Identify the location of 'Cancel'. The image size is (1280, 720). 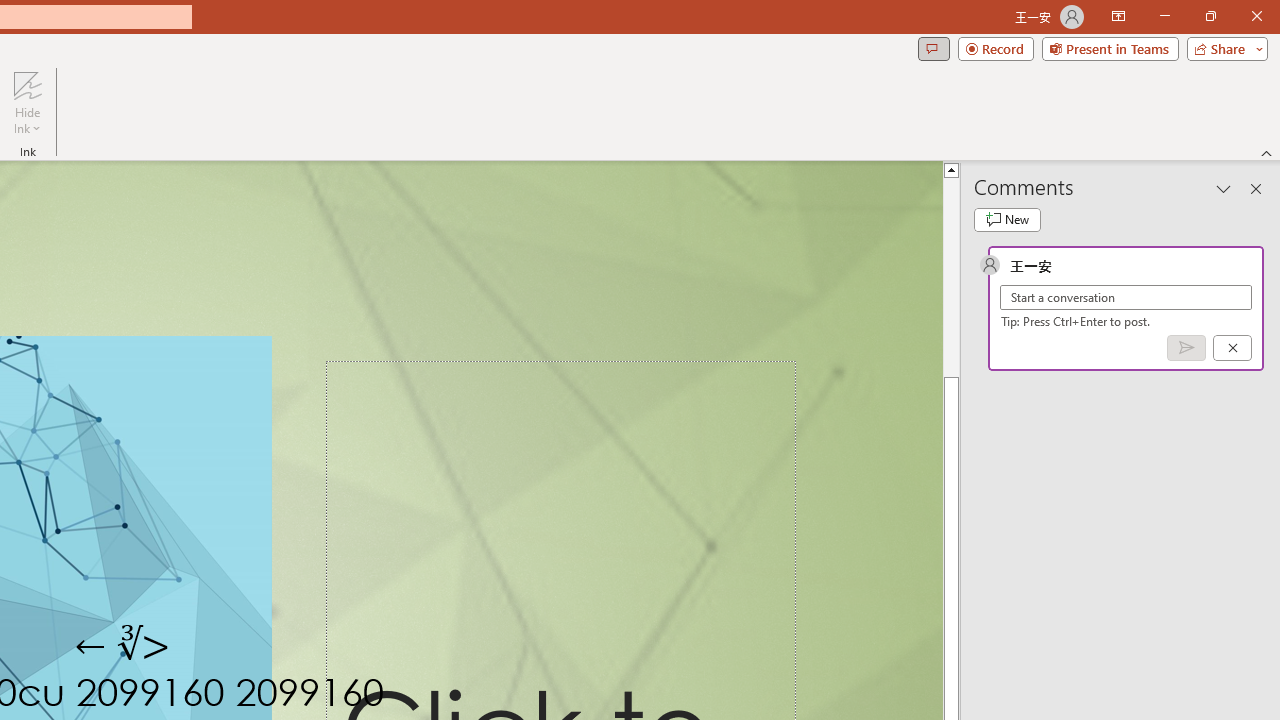
(1231, 346).